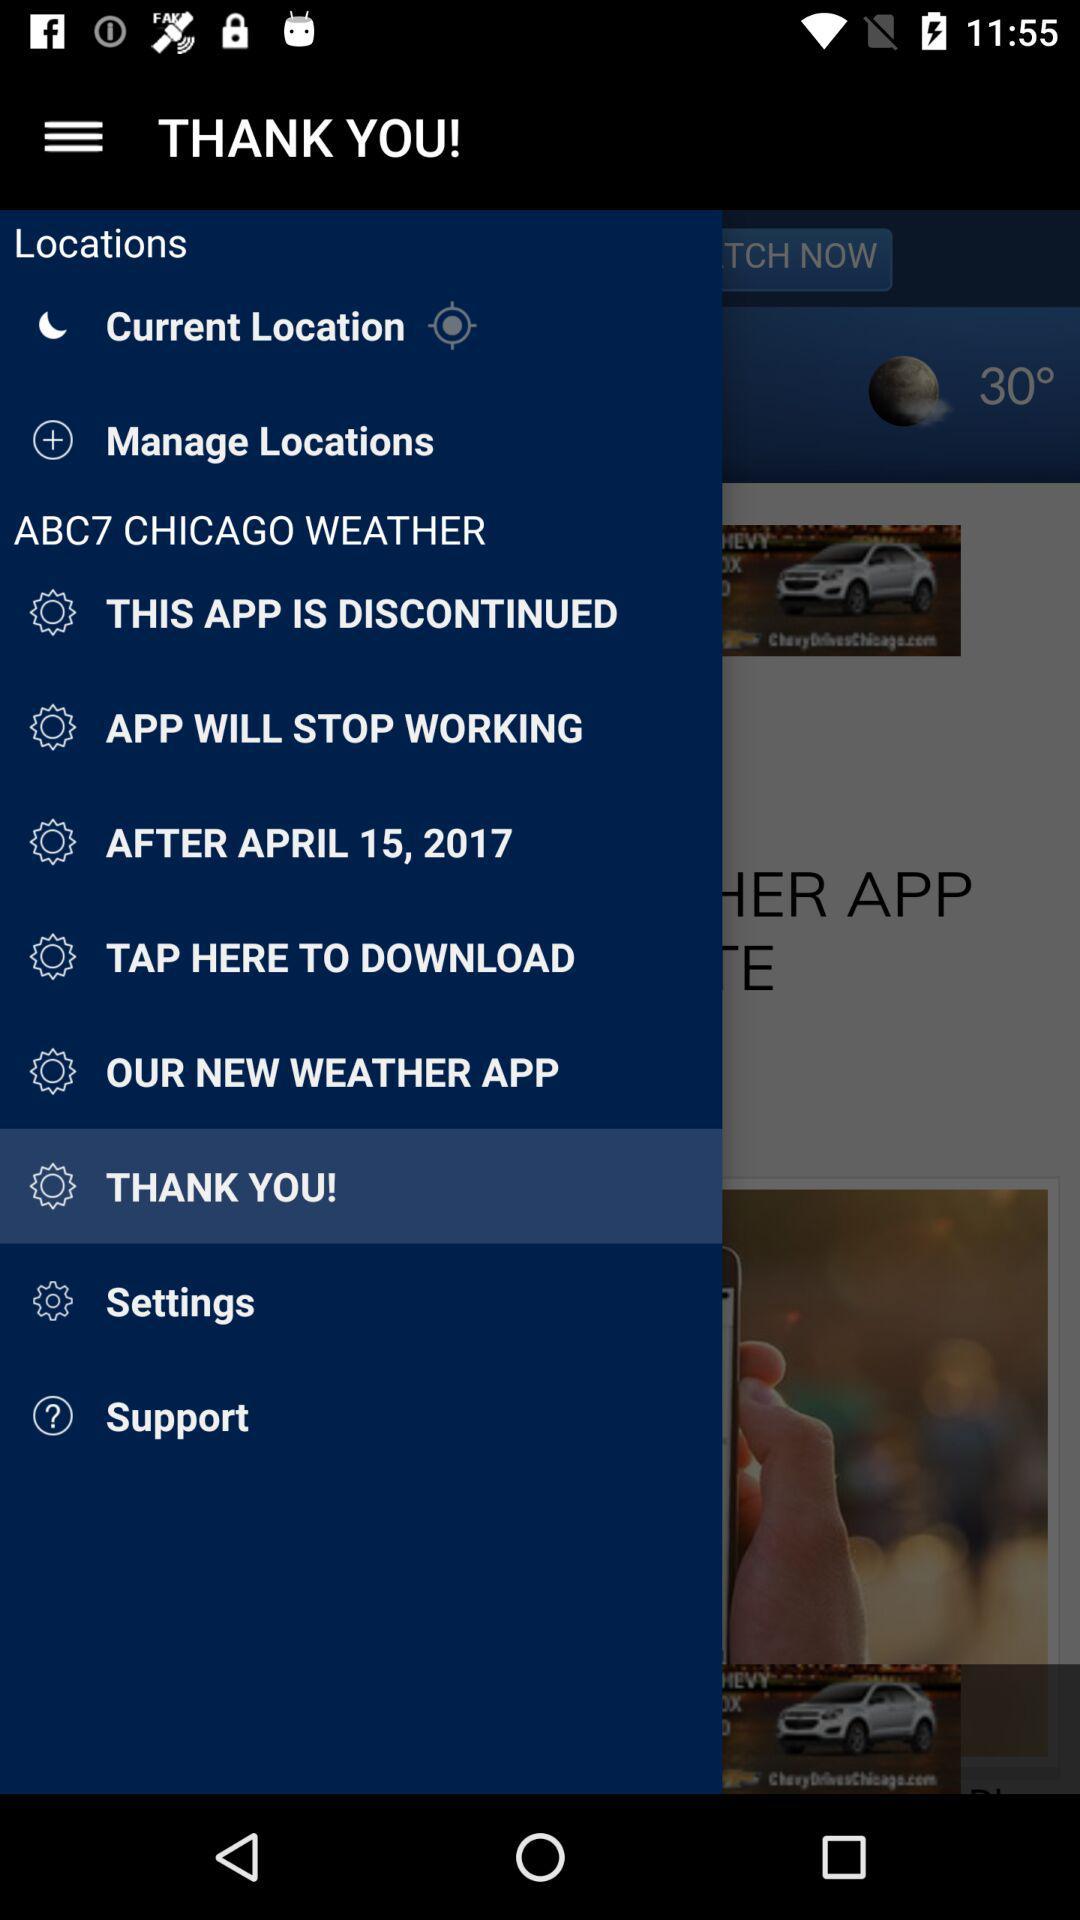  Describe the element at coordinates (72, 135) in the screenshot. I see `the app to the left of thank you! item` at that location.